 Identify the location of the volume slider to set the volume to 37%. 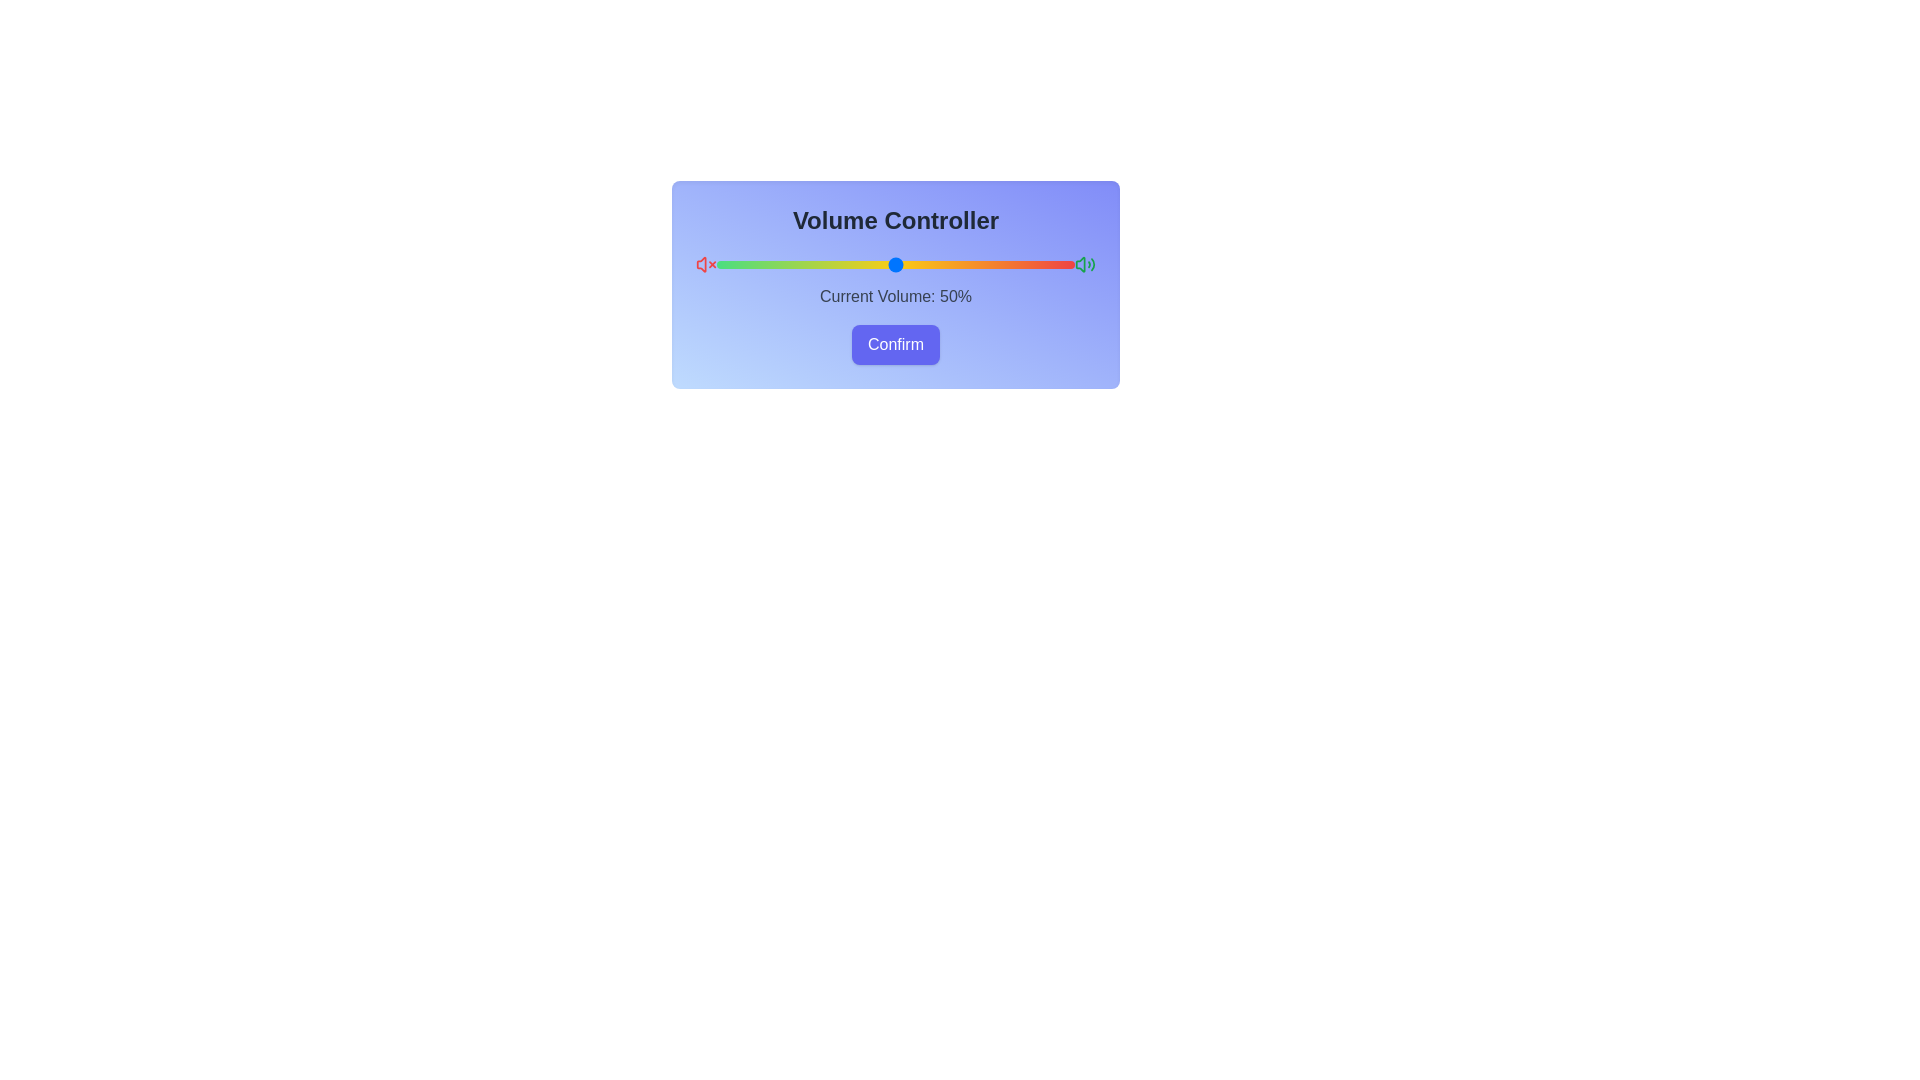
(849, 264).